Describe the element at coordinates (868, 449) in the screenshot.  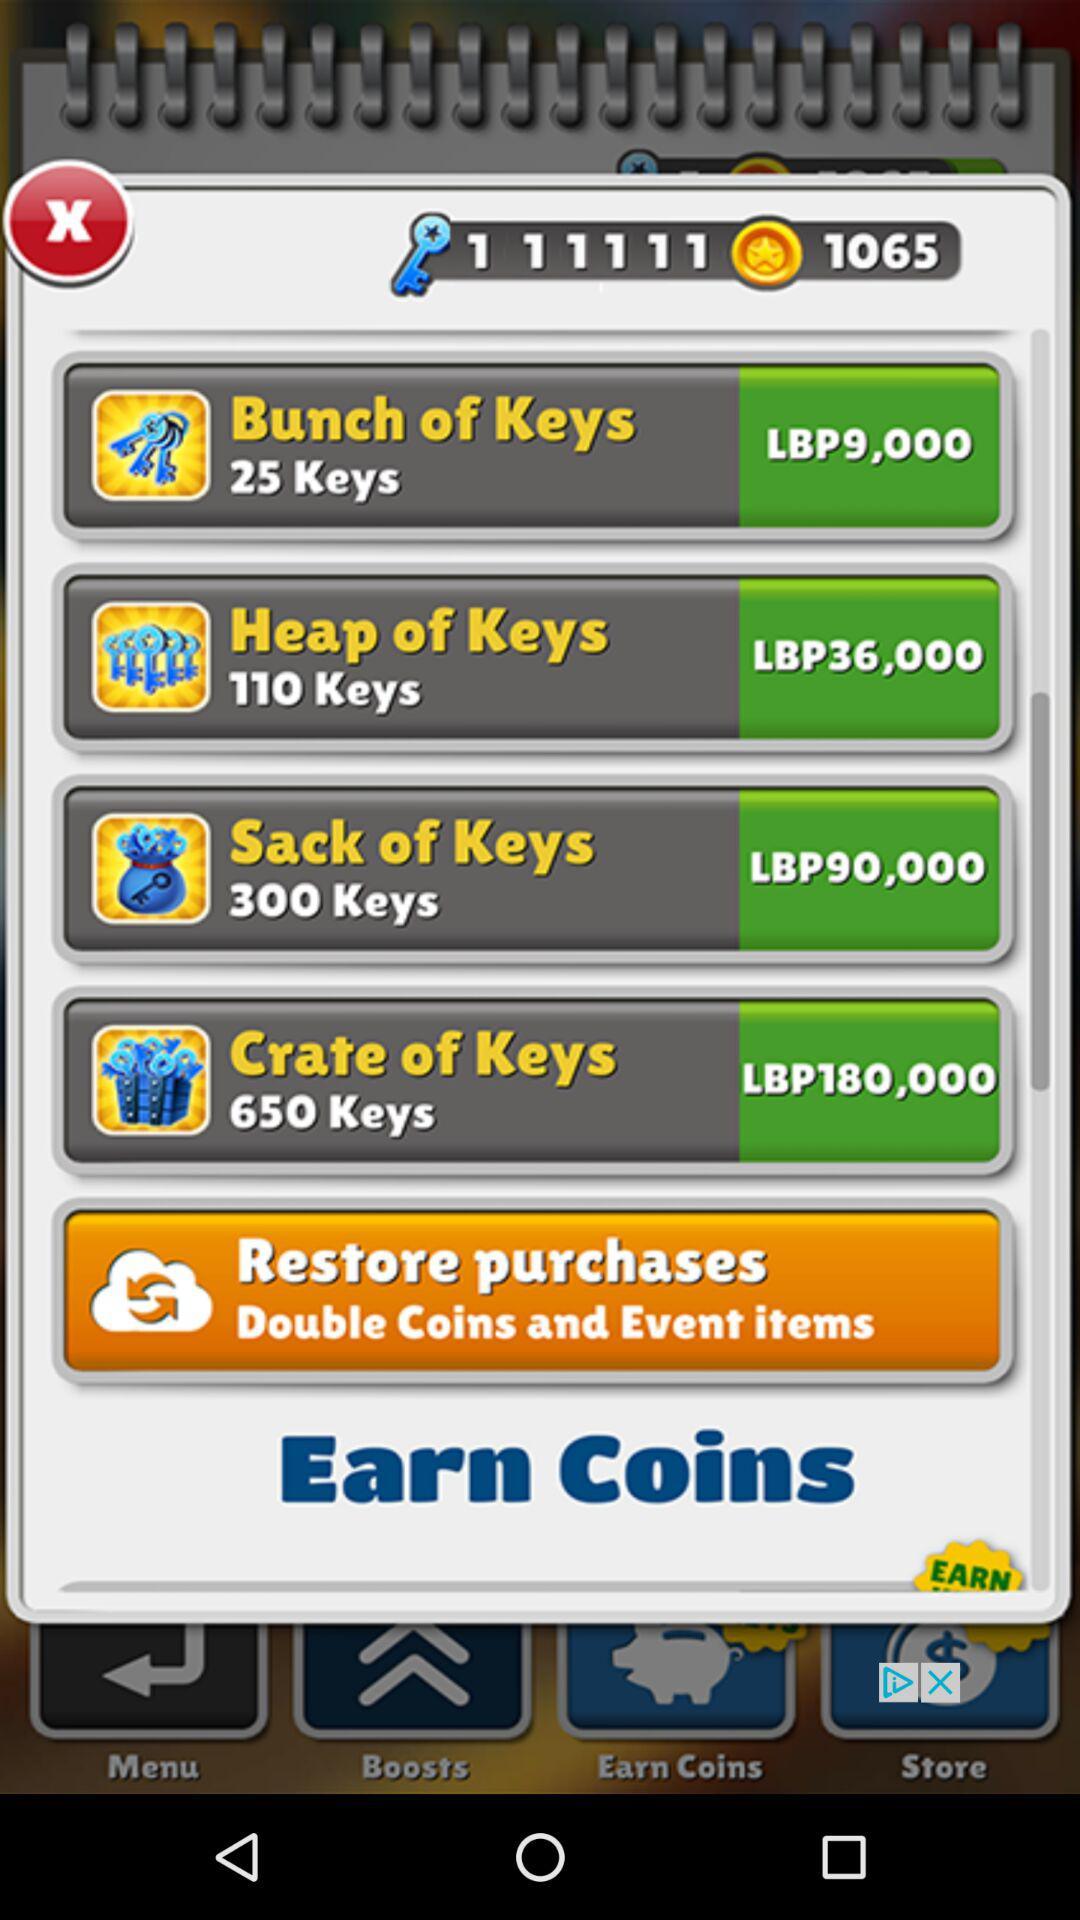
I see `purchase 25 keys` at that location.